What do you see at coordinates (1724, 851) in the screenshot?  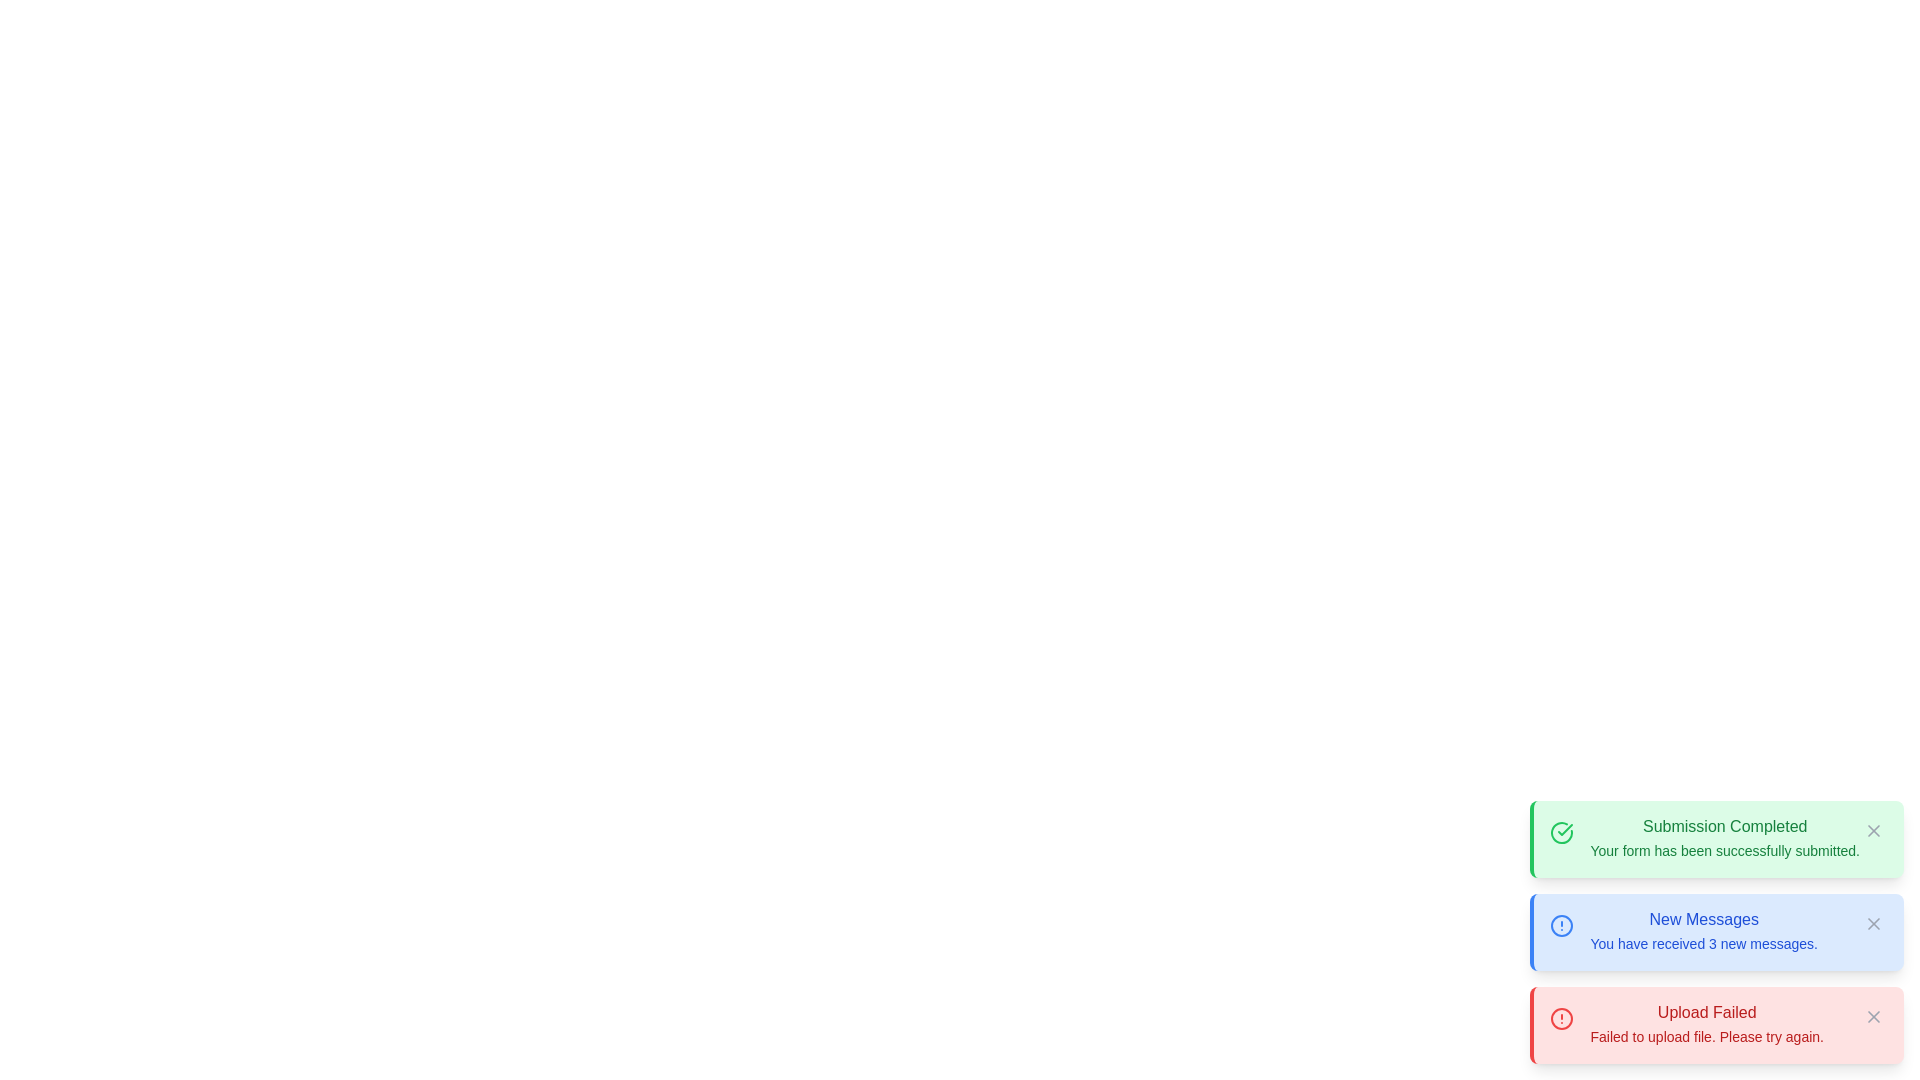 I see `the confirmation message static text located within the green notification box beneath the heading 'Submission Completed'` at bounding box center [1724, 851].